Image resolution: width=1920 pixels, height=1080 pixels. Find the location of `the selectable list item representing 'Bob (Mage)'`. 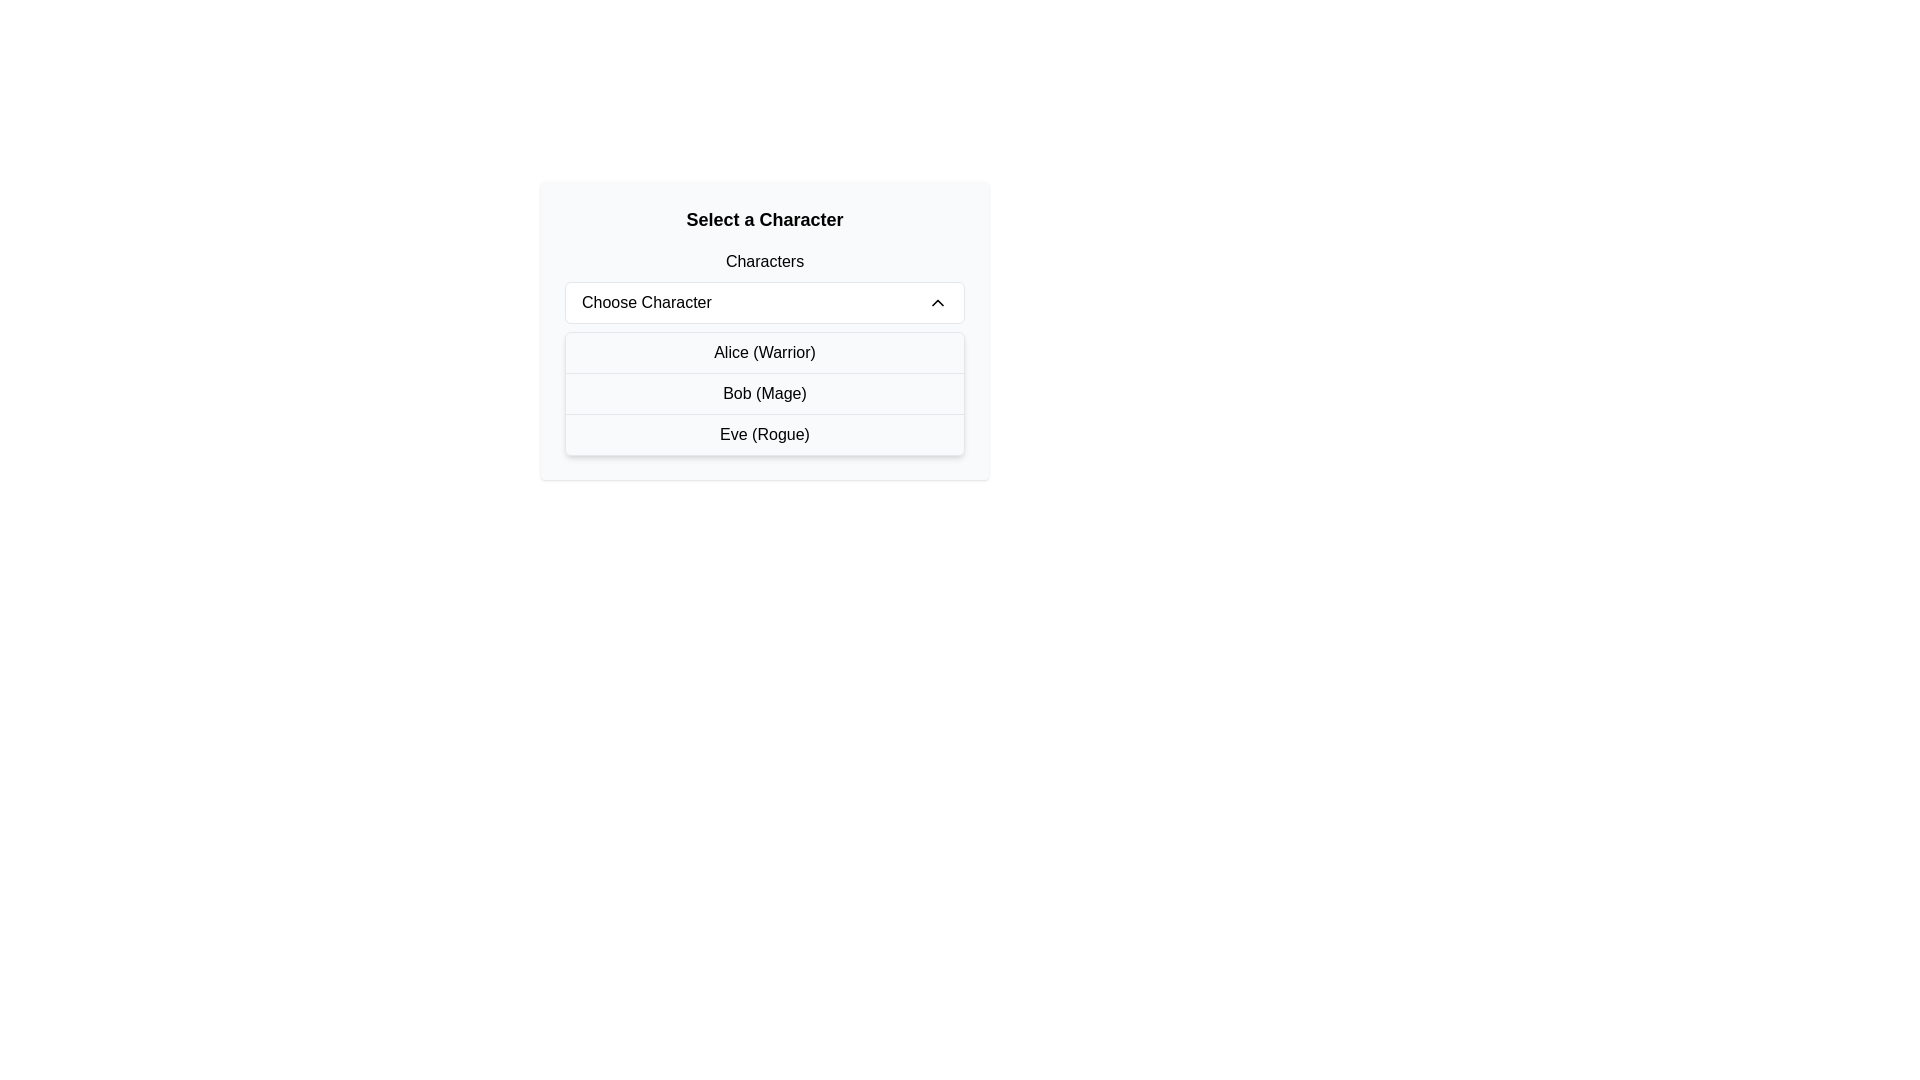

the selectable list item representing 'Bob (Mage)' is located at coordinates (763, 393).